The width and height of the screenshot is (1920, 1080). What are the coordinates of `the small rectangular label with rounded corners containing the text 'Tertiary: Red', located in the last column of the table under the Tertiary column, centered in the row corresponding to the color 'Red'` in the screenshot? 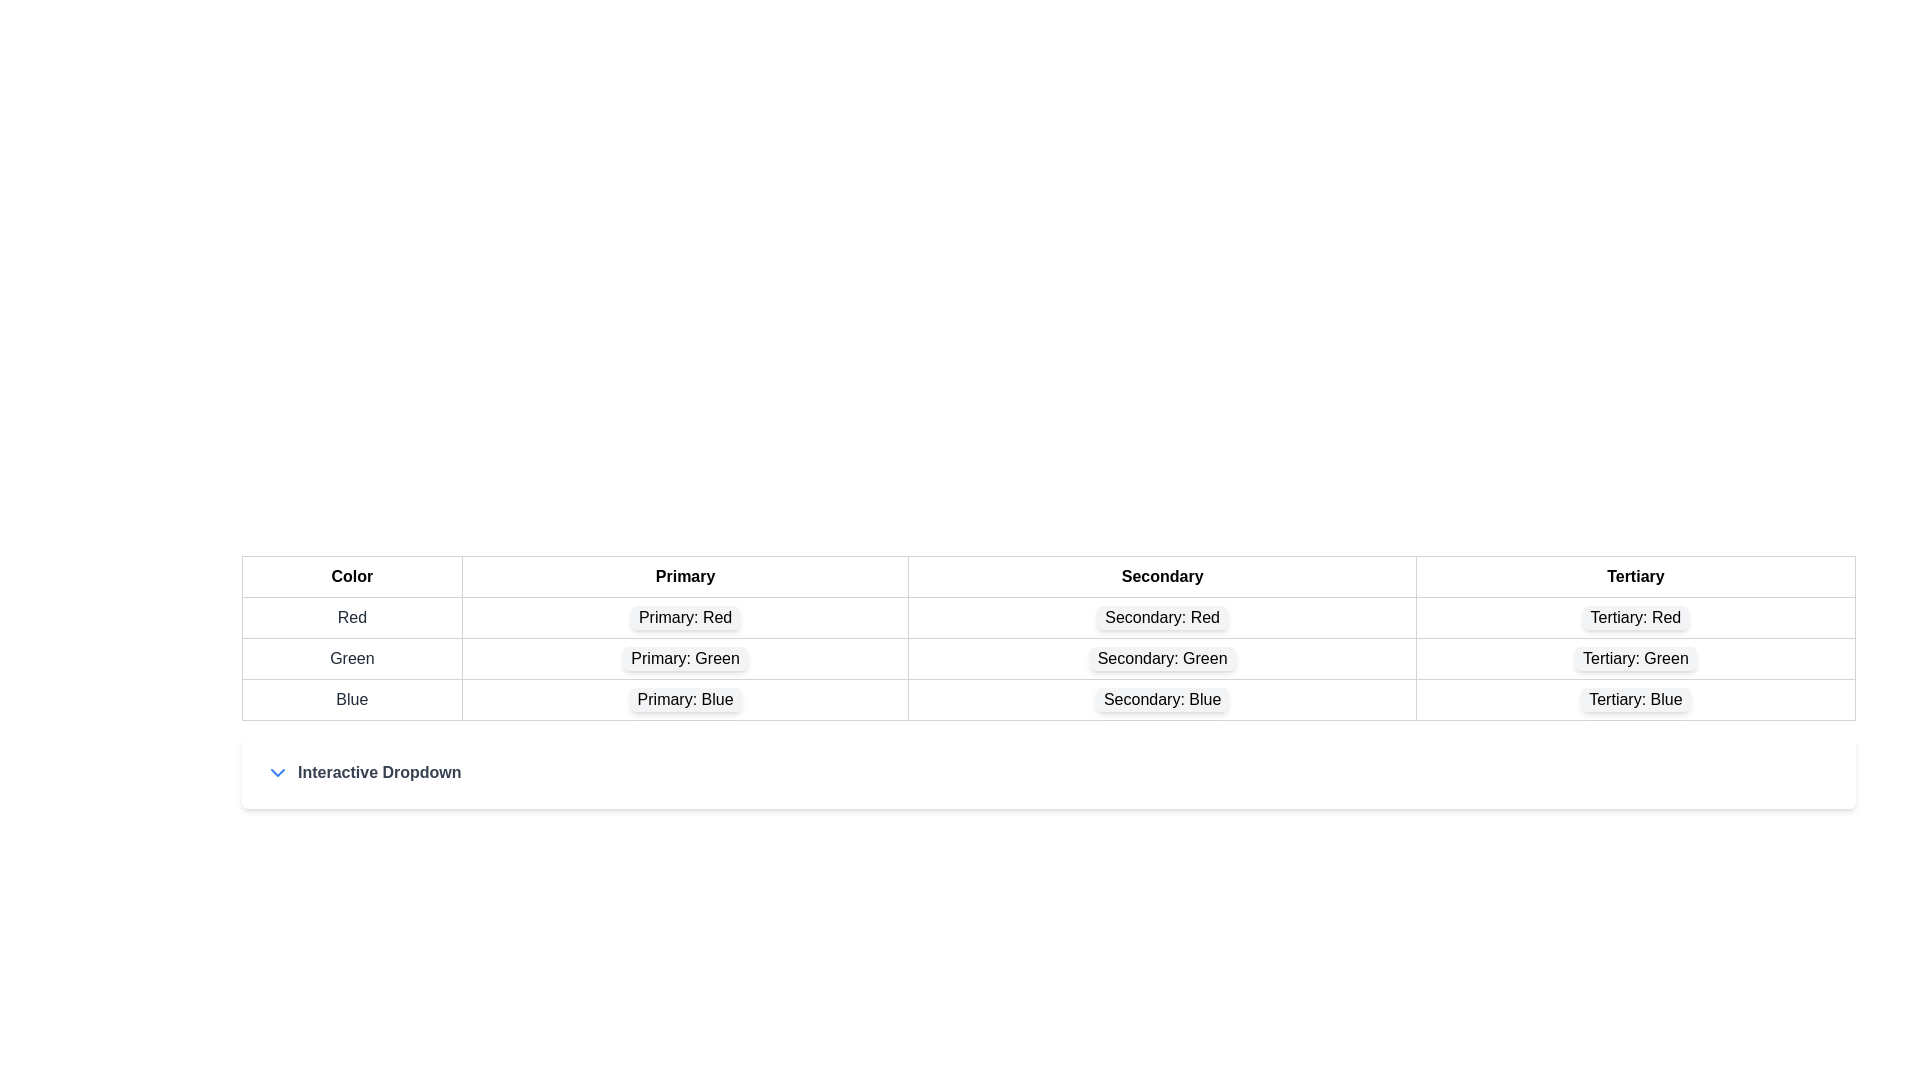 It's located at (1635, 616).